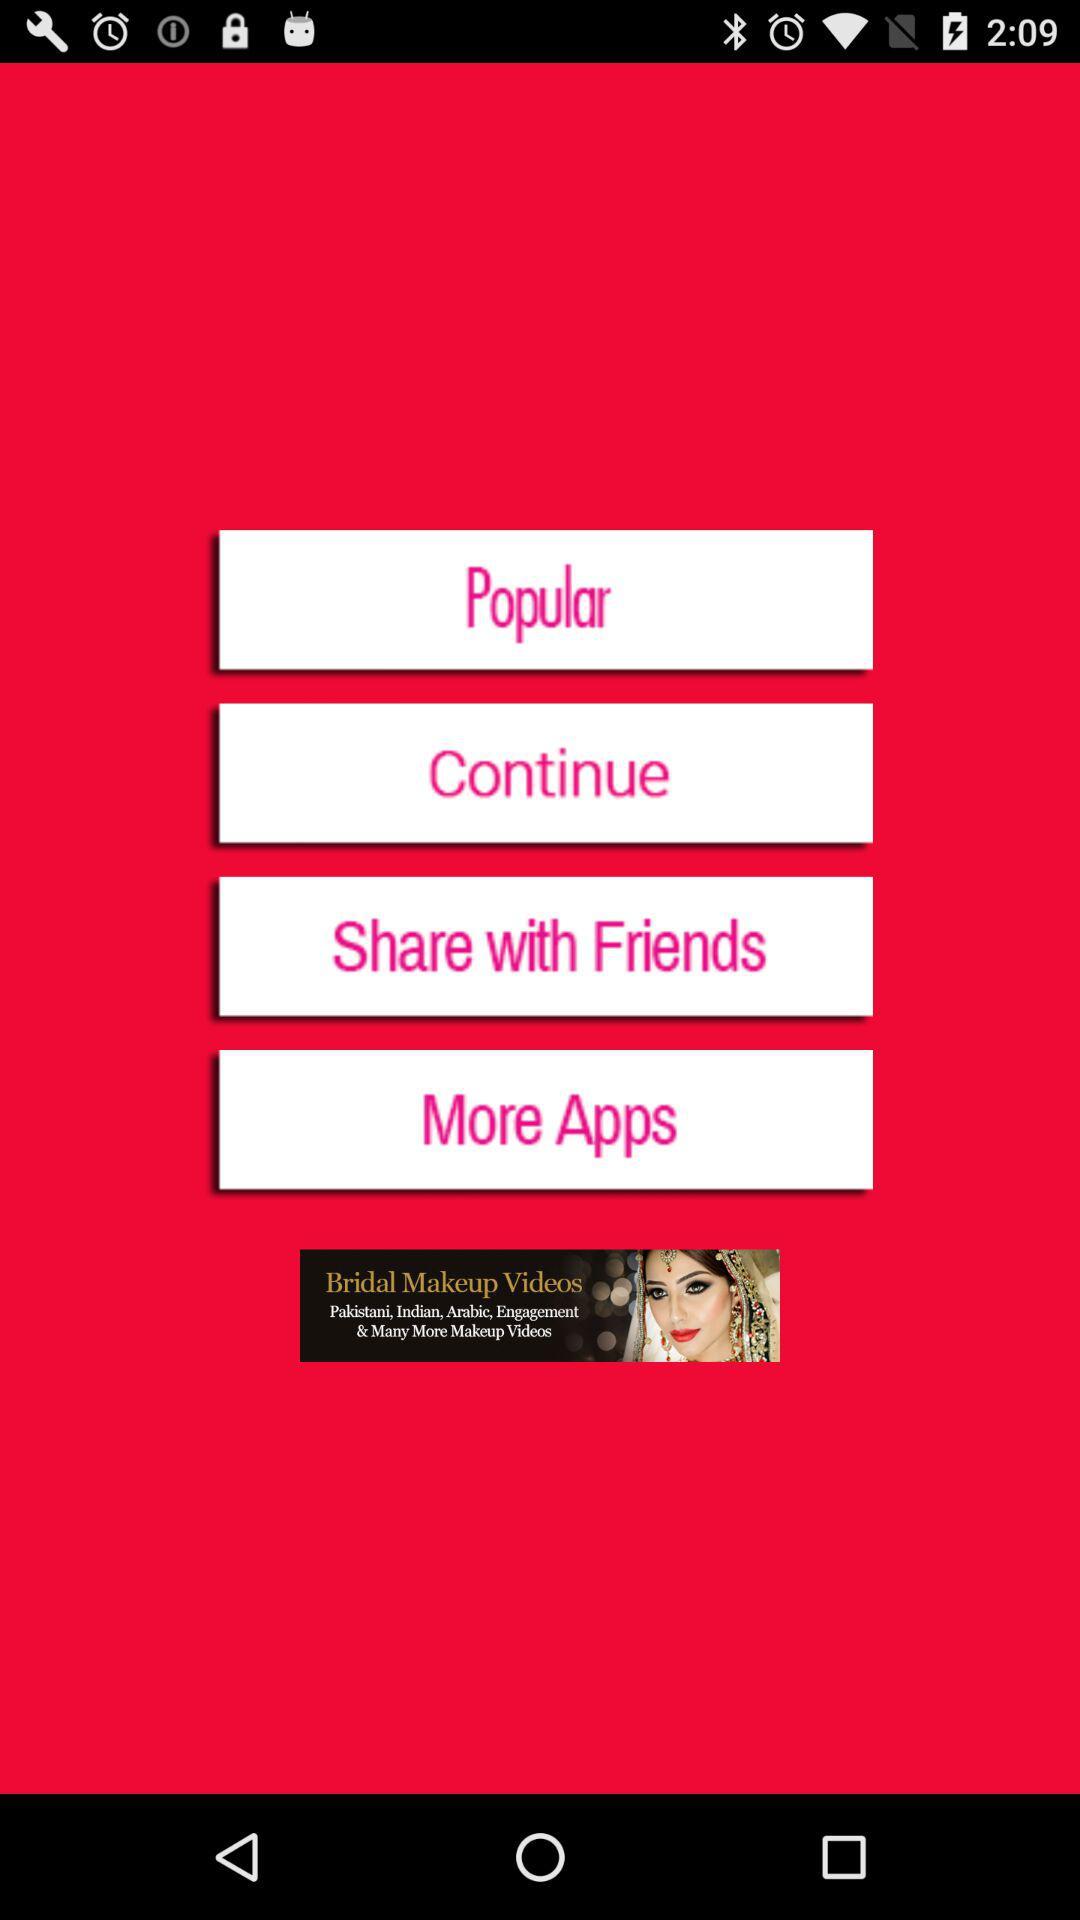  What do you see at coordinates (538, 1126) in the screenshot?
I see `more apps` at bounding box center [538, 1126].